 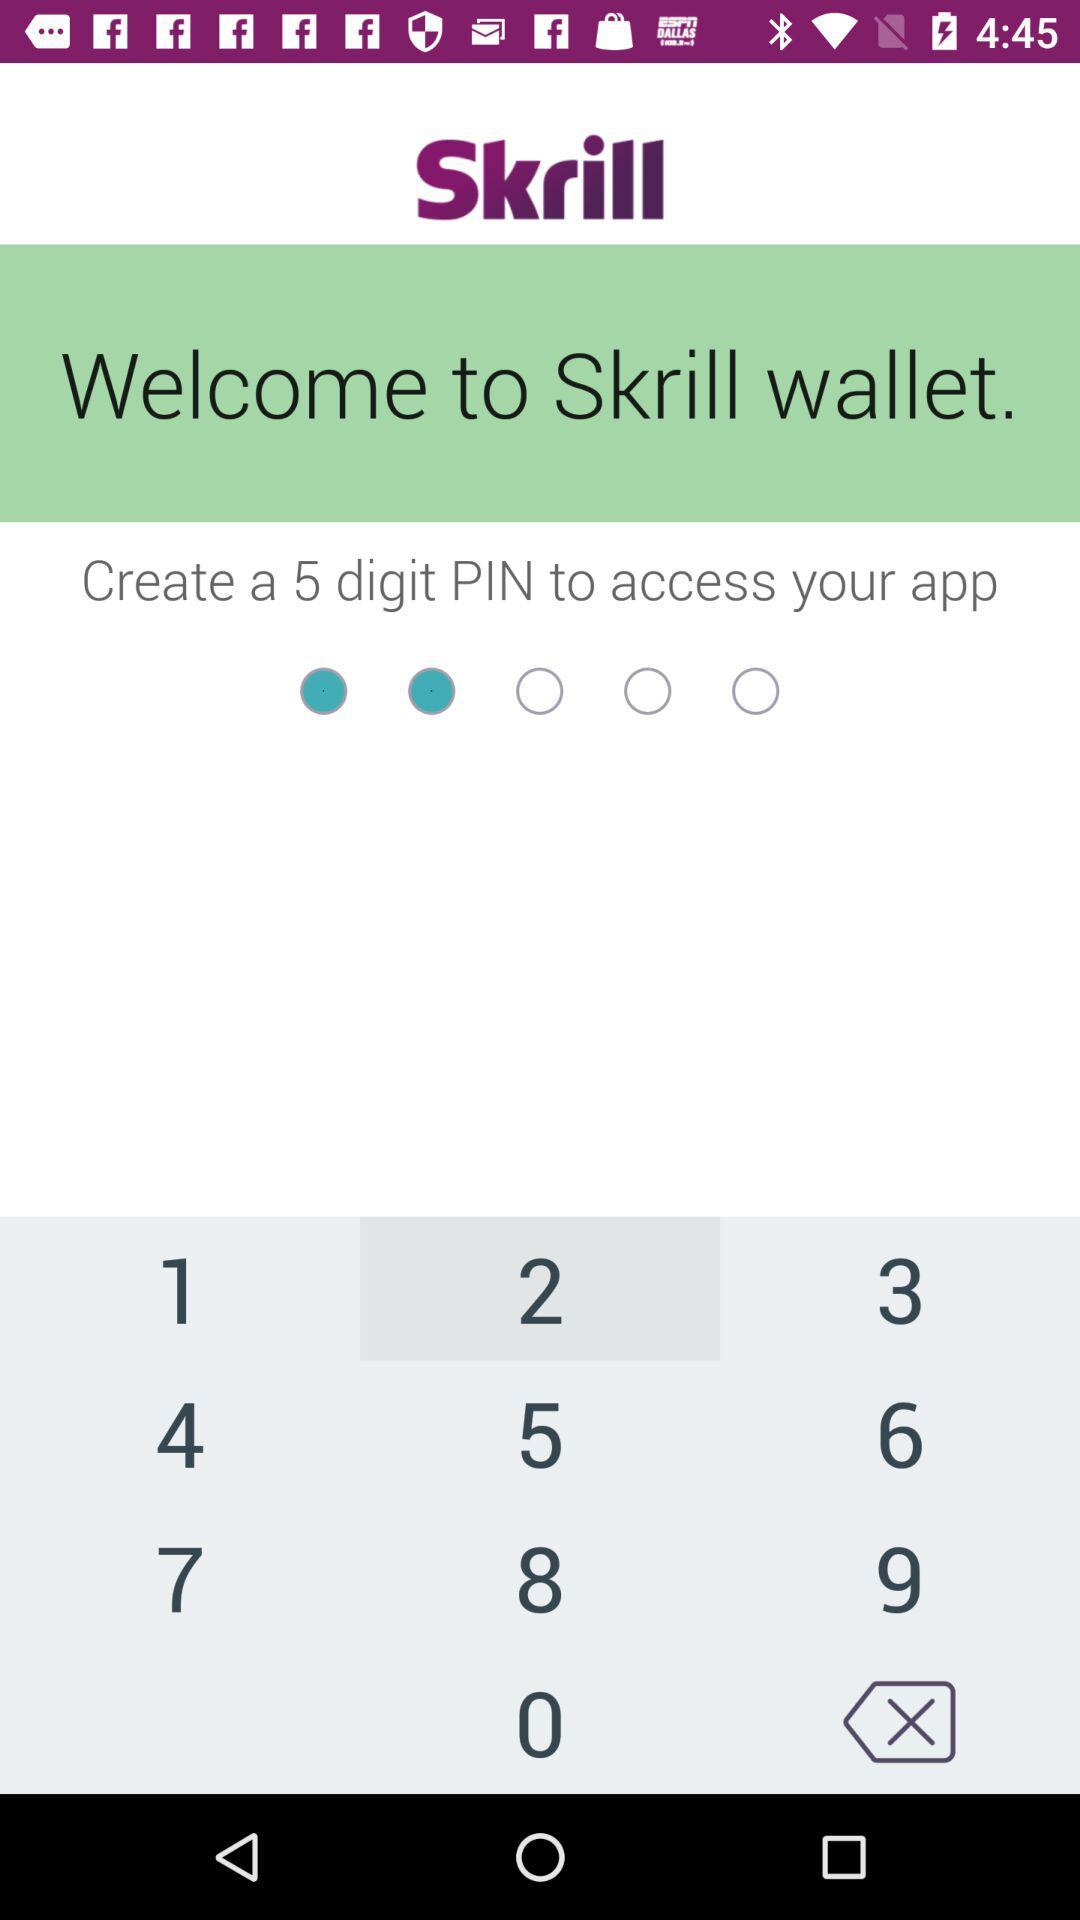 What do you see at coordinates (180, 1575) in the screenshot?
I see `the icon below 4 item` at bounding box center [180, 1575].